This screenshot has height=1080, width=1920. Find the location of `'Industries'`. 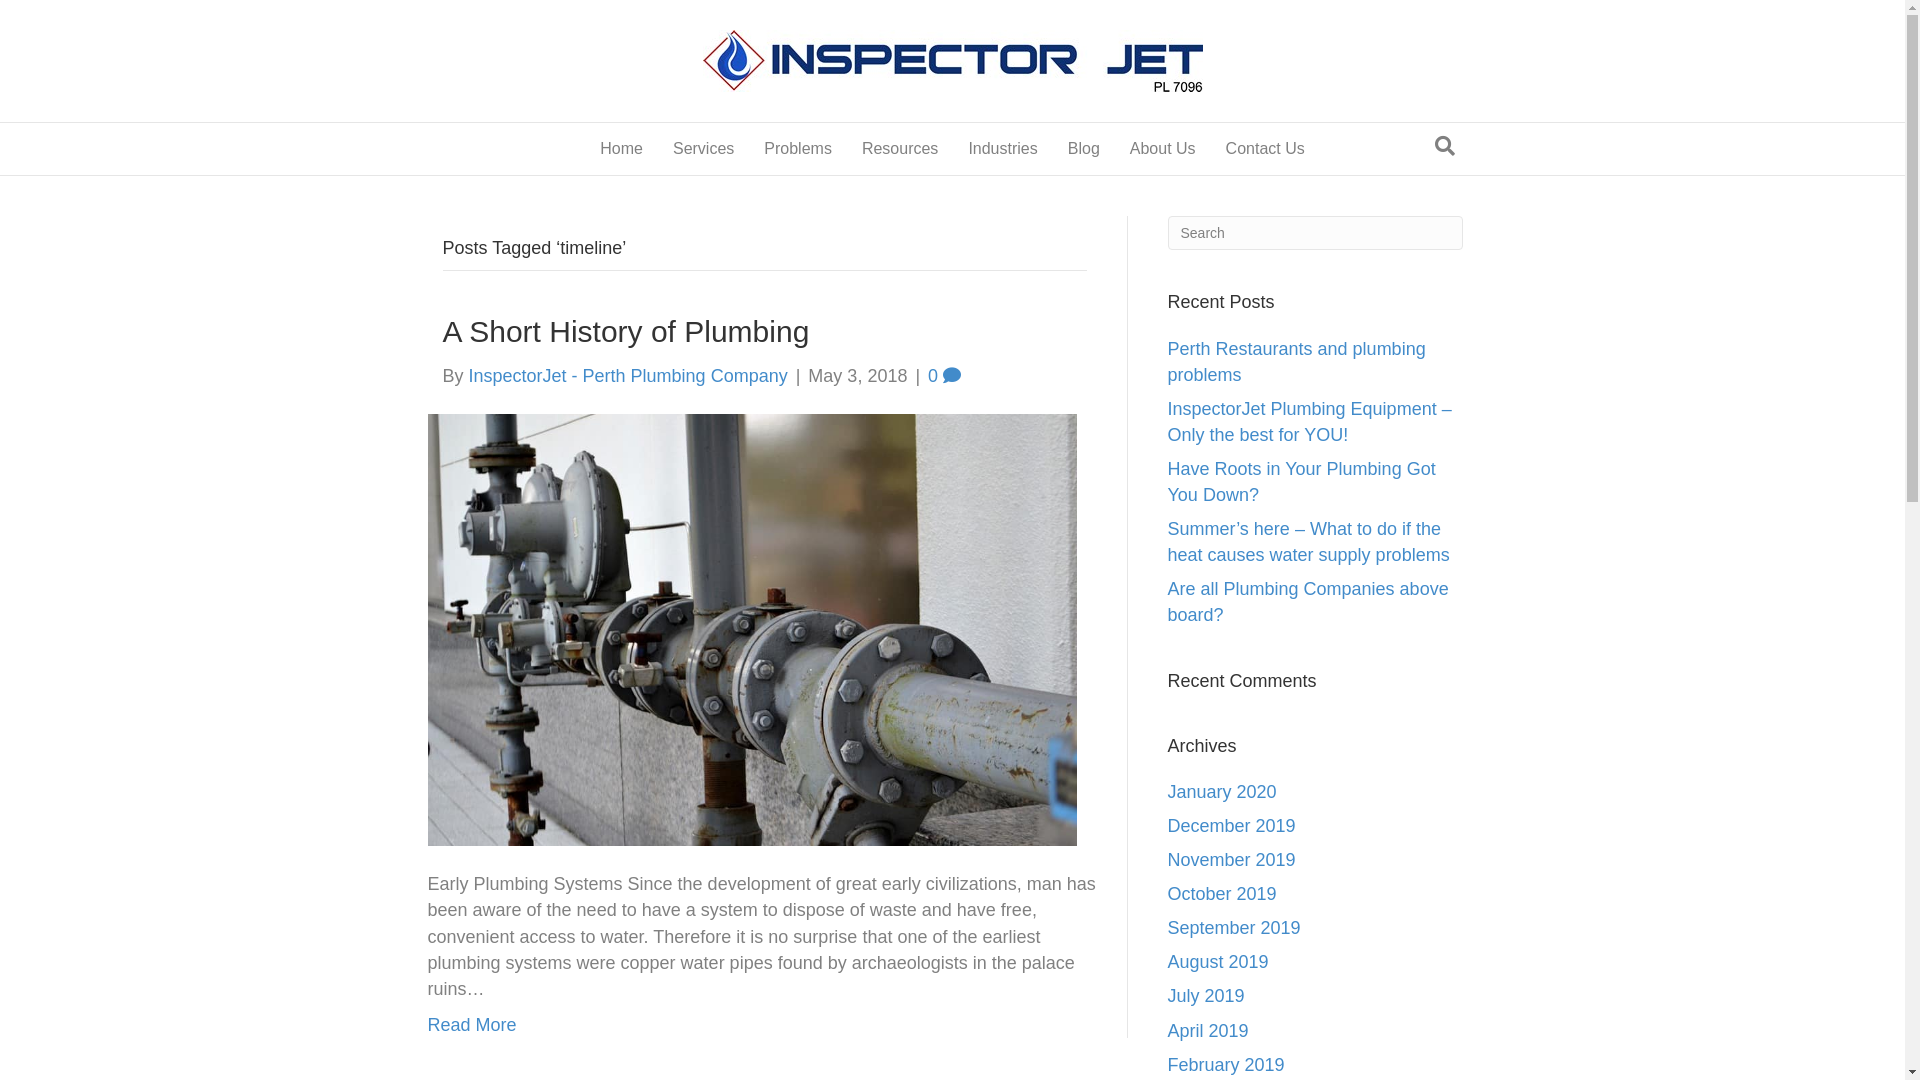

'Industries' is located at coordinates (1002, 148).